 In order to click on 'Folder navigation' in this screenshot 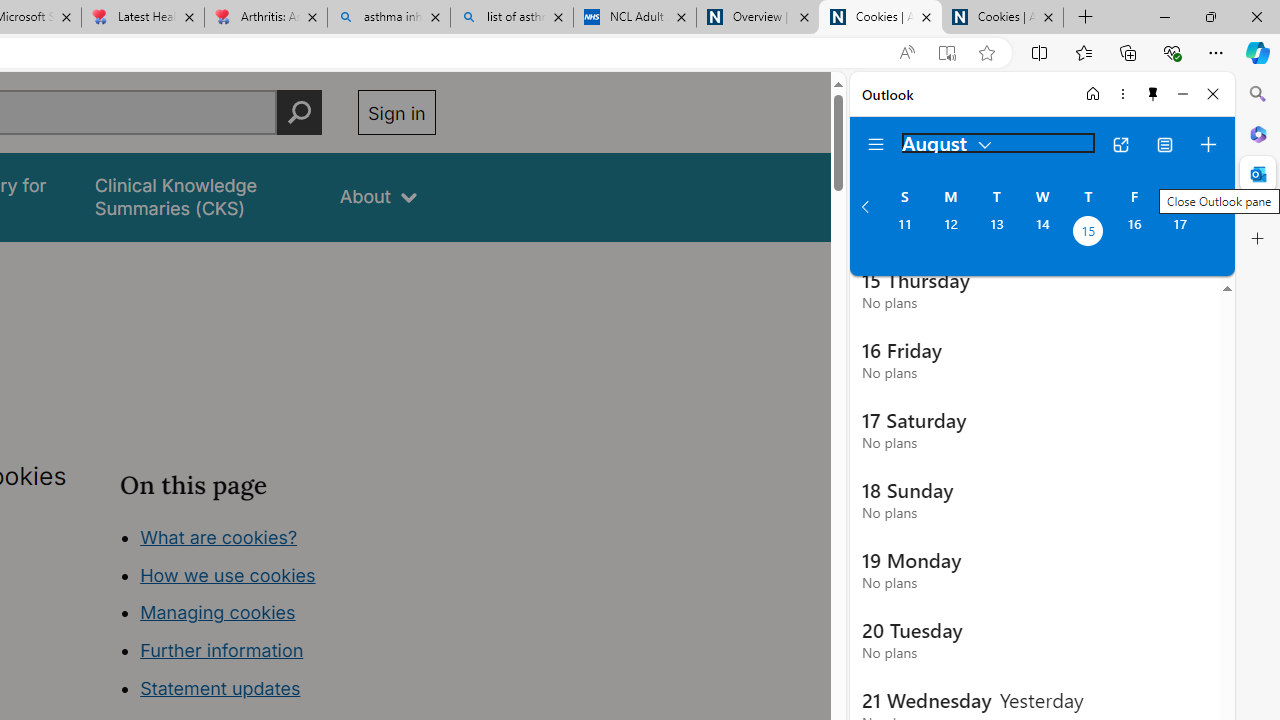, I will do `click(876, 144)`.